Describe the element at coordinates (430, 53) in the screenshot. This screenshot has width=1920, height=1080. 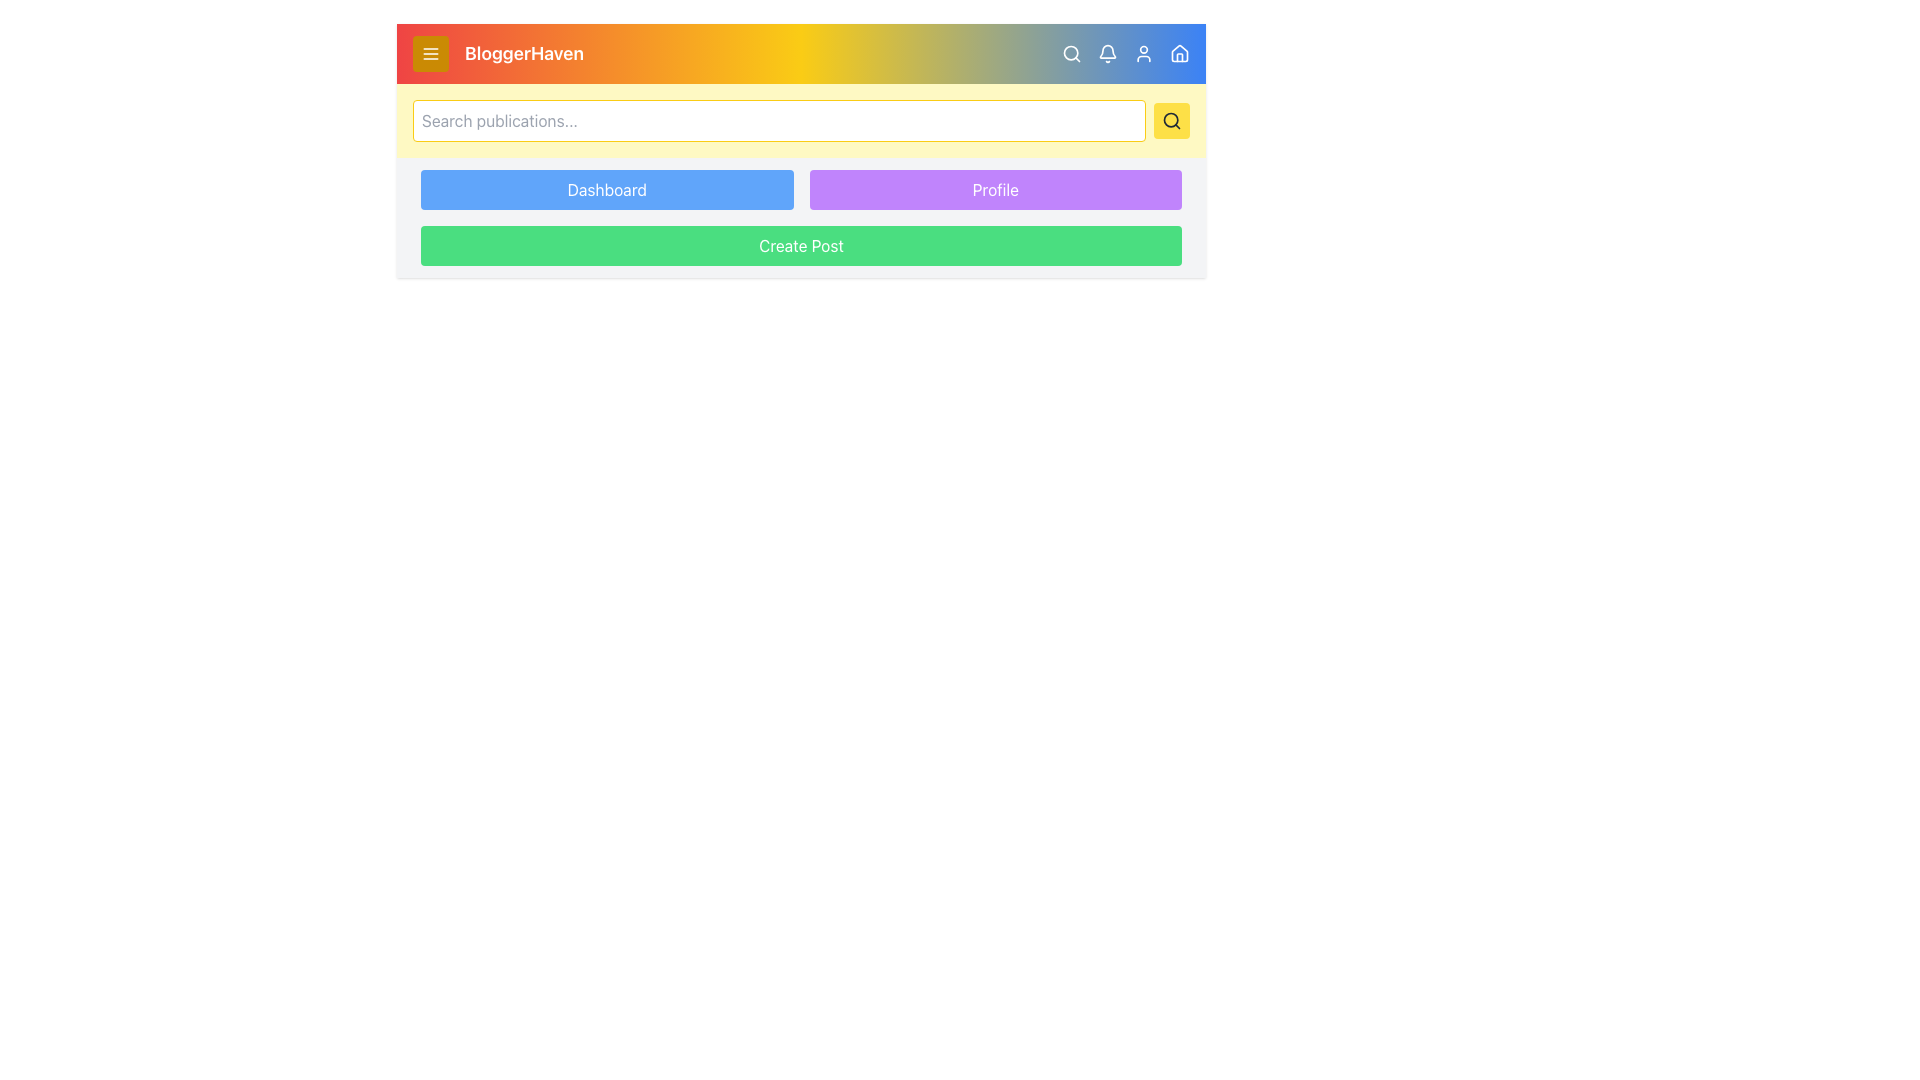
I see `the vertically-aligned menu icon with three horizontal white lines on a yellow background` at that location.